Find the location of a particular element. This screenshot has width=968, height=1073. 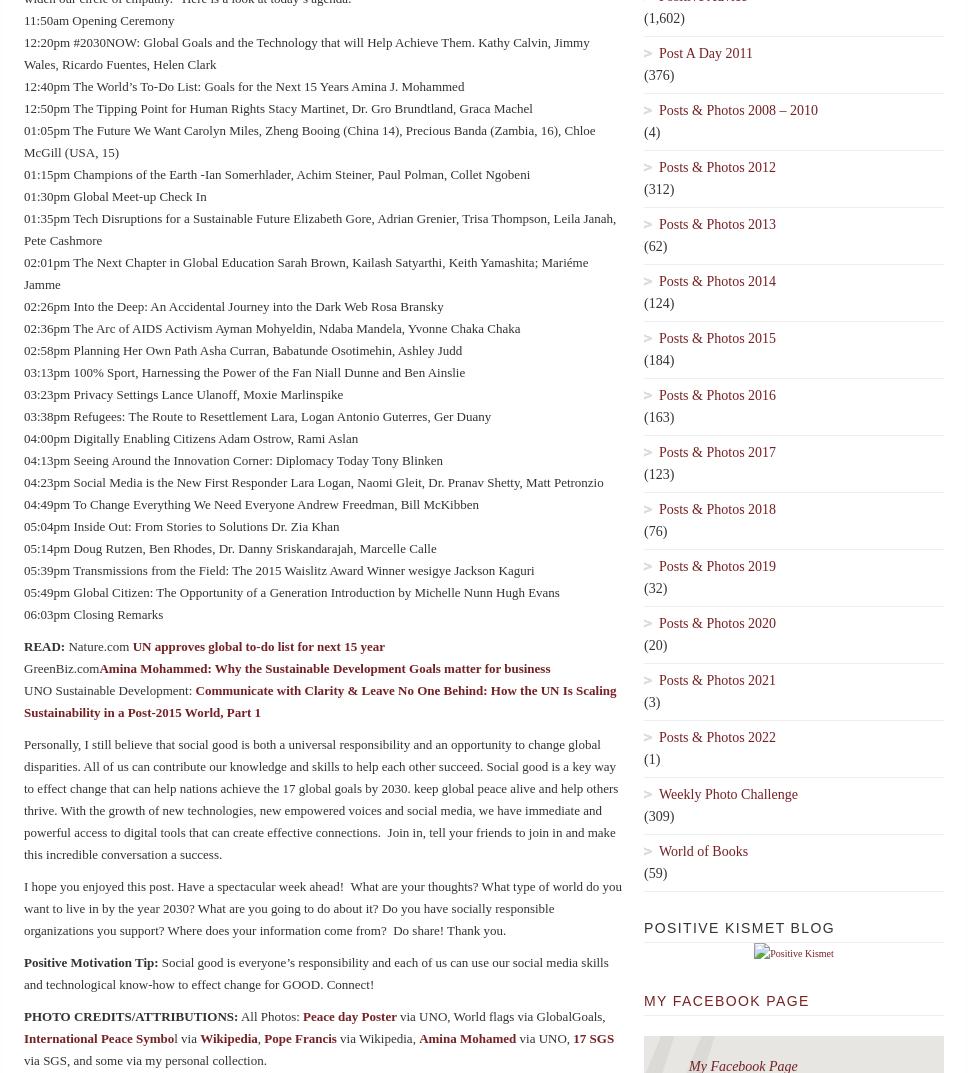

'(3)' is located at coordinates (652, 702).